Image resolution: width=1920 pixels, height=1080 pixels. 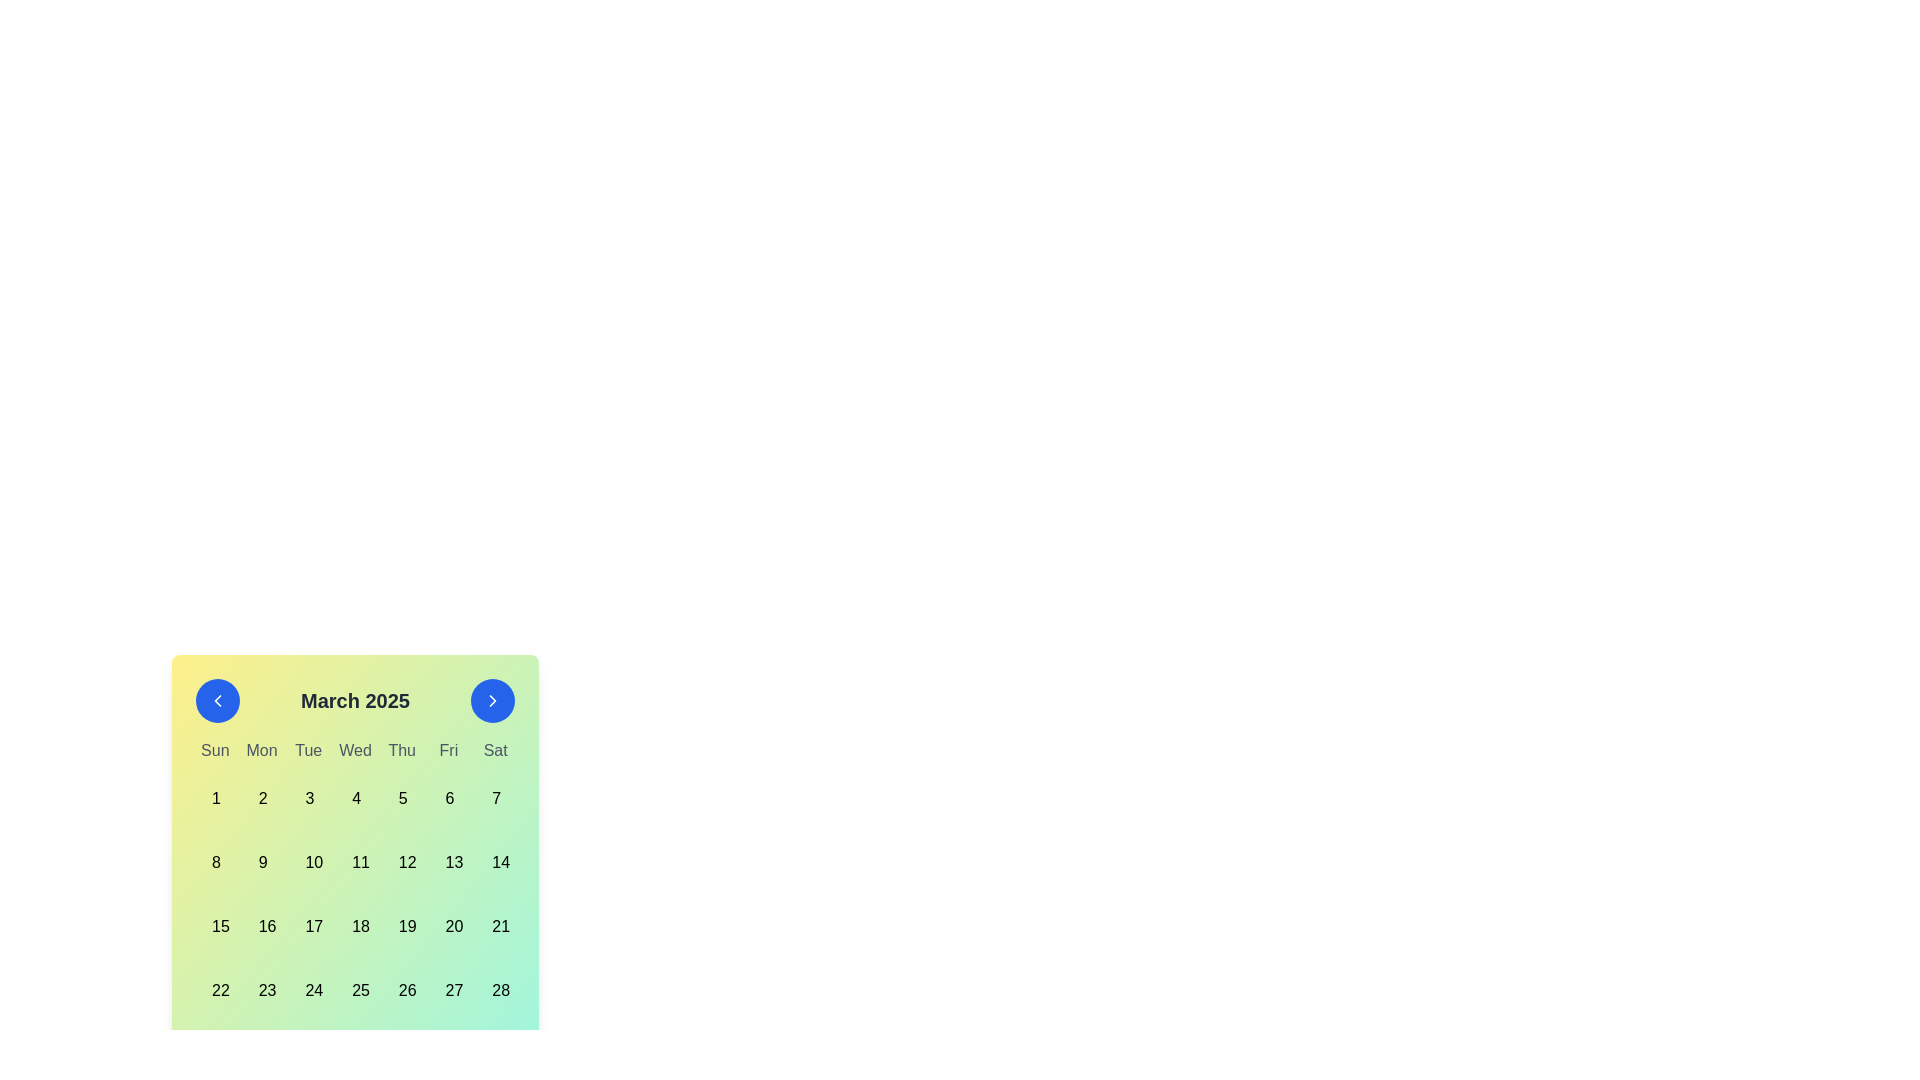 What do you see at coordinates (215, 991) in the screenshot?
I see `on the date cell '22' in the calendar grid under the 'Sun' column for March 2025` at bounding box center [215, 991].